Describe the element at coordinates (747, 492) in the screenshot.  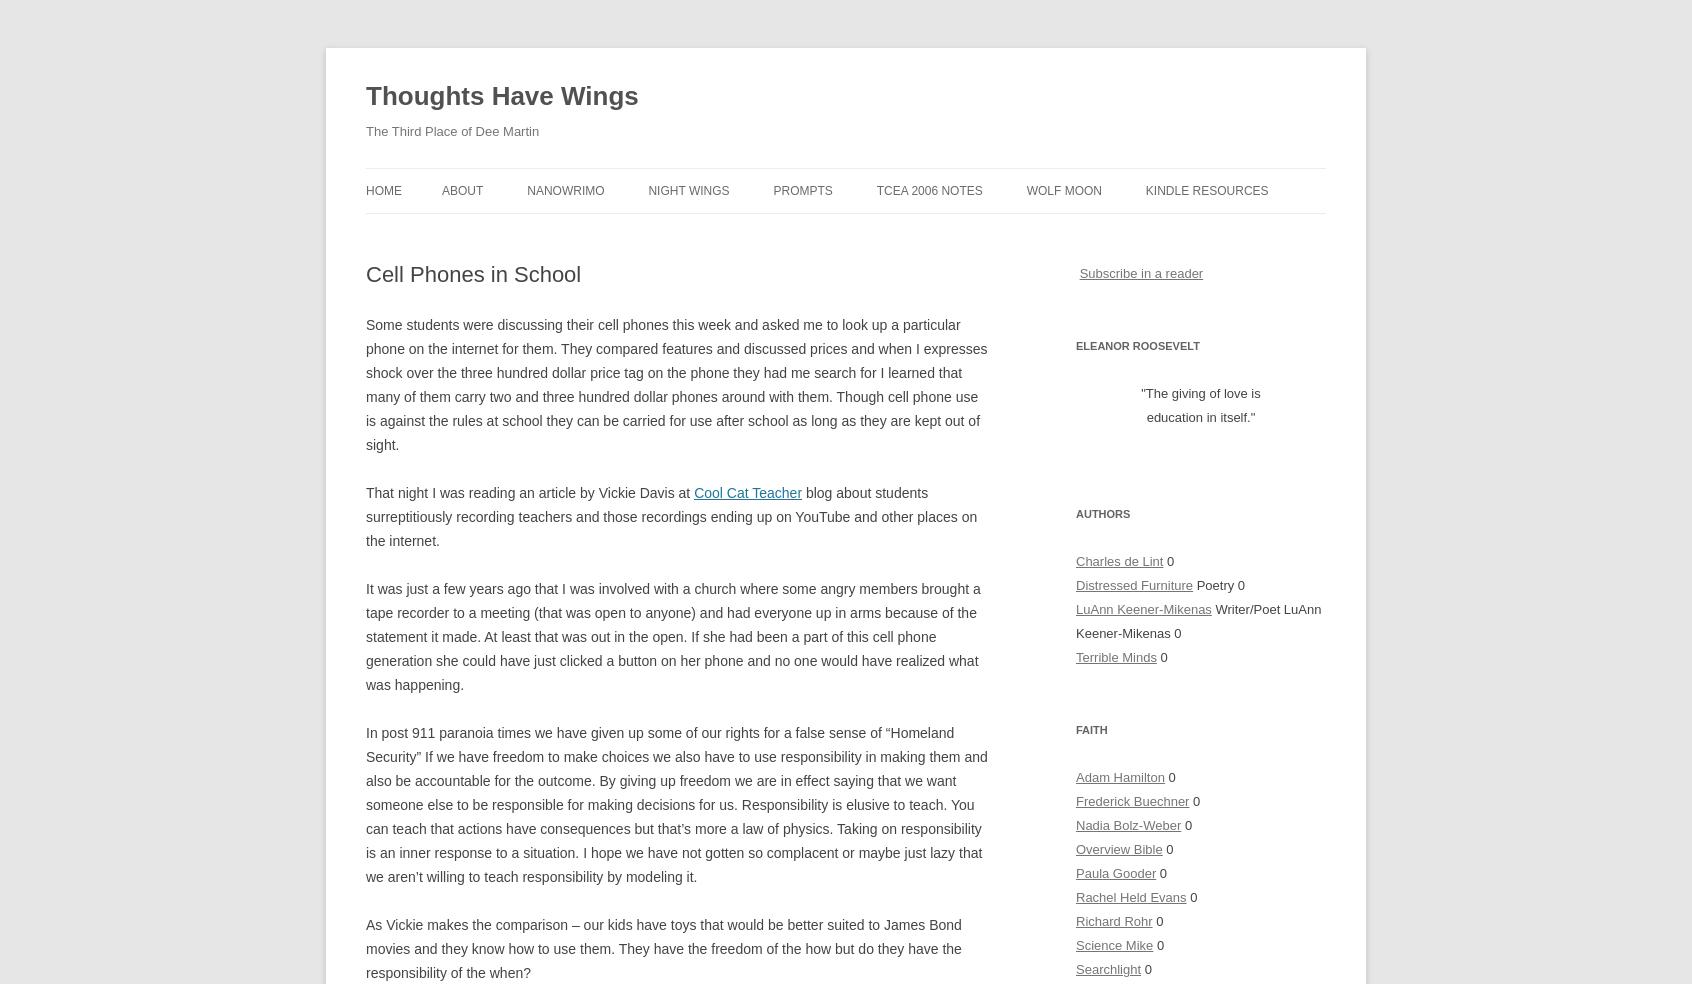
I see `'Cool Cat Teacher'` at that location.